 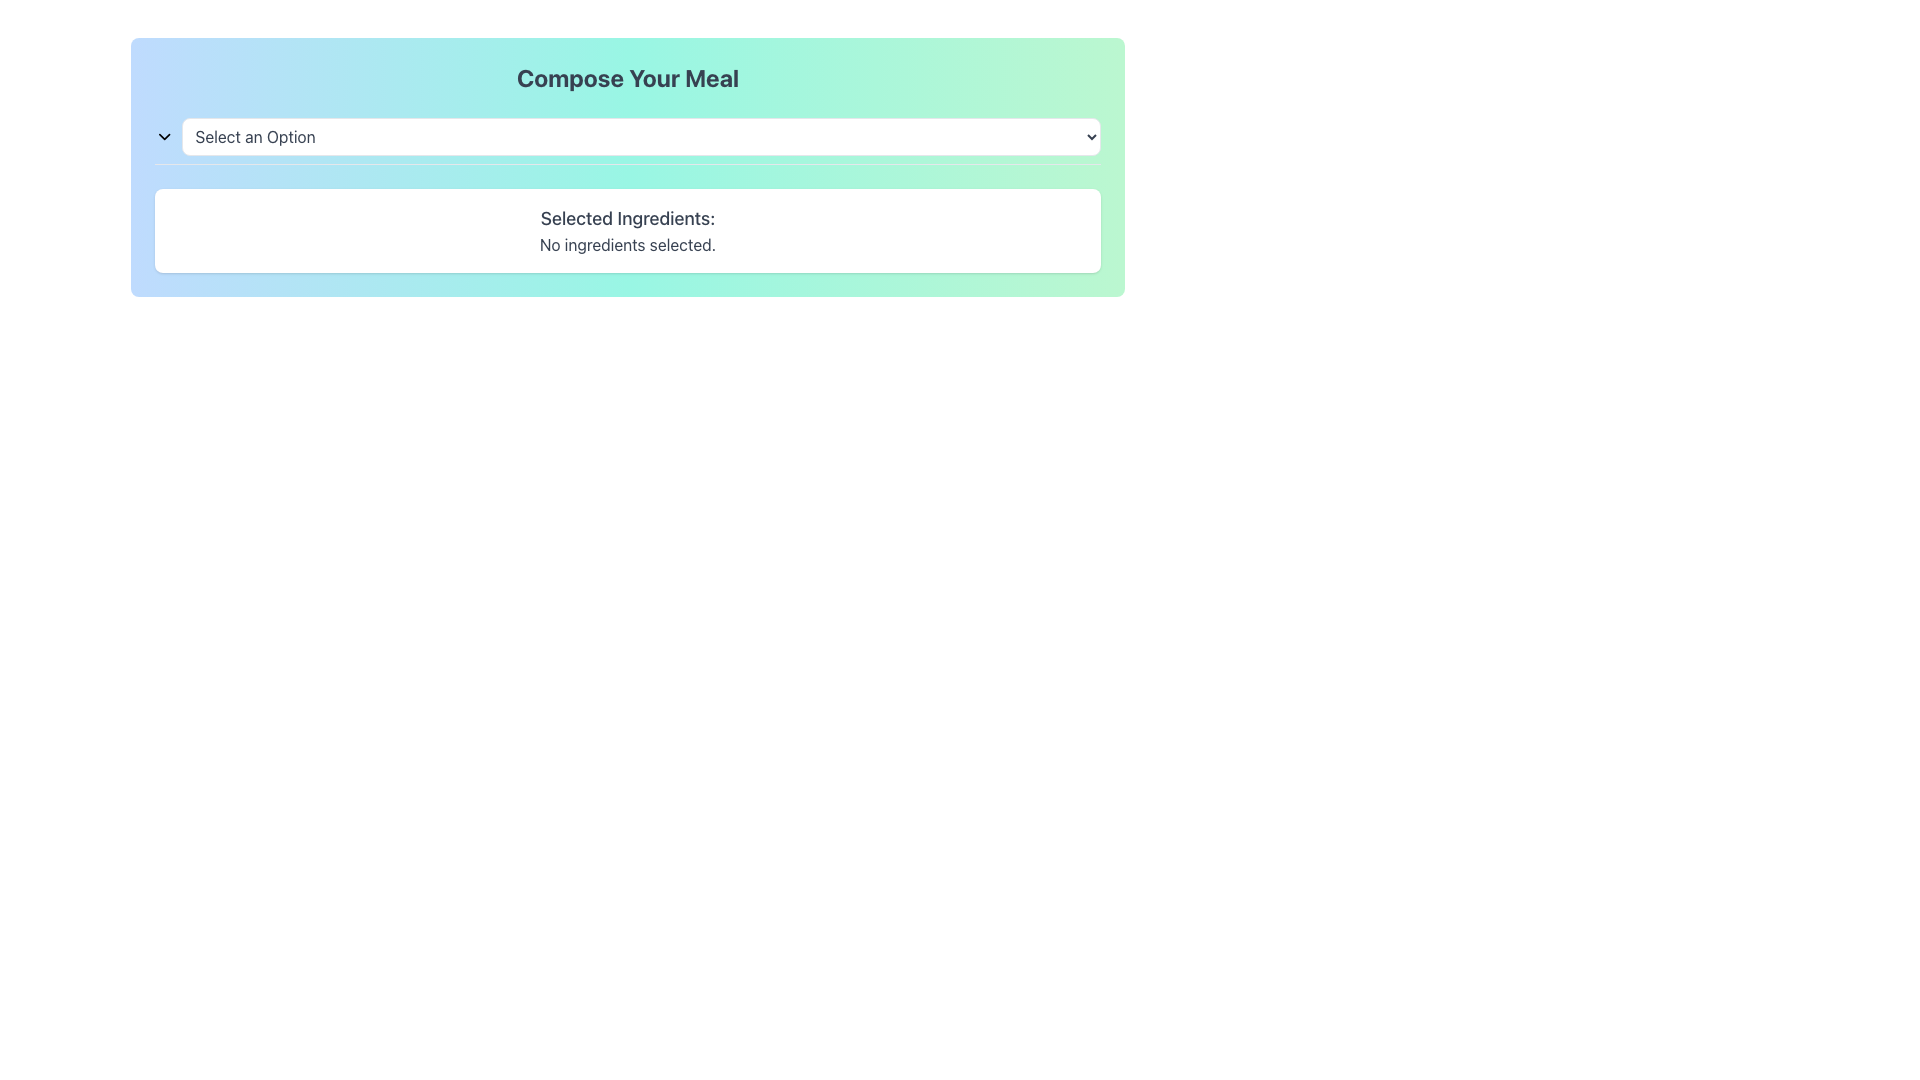 I want to click on the Dropdown Menu located directly under the title 'Compose Your Meal', so click(x=627, y=136).